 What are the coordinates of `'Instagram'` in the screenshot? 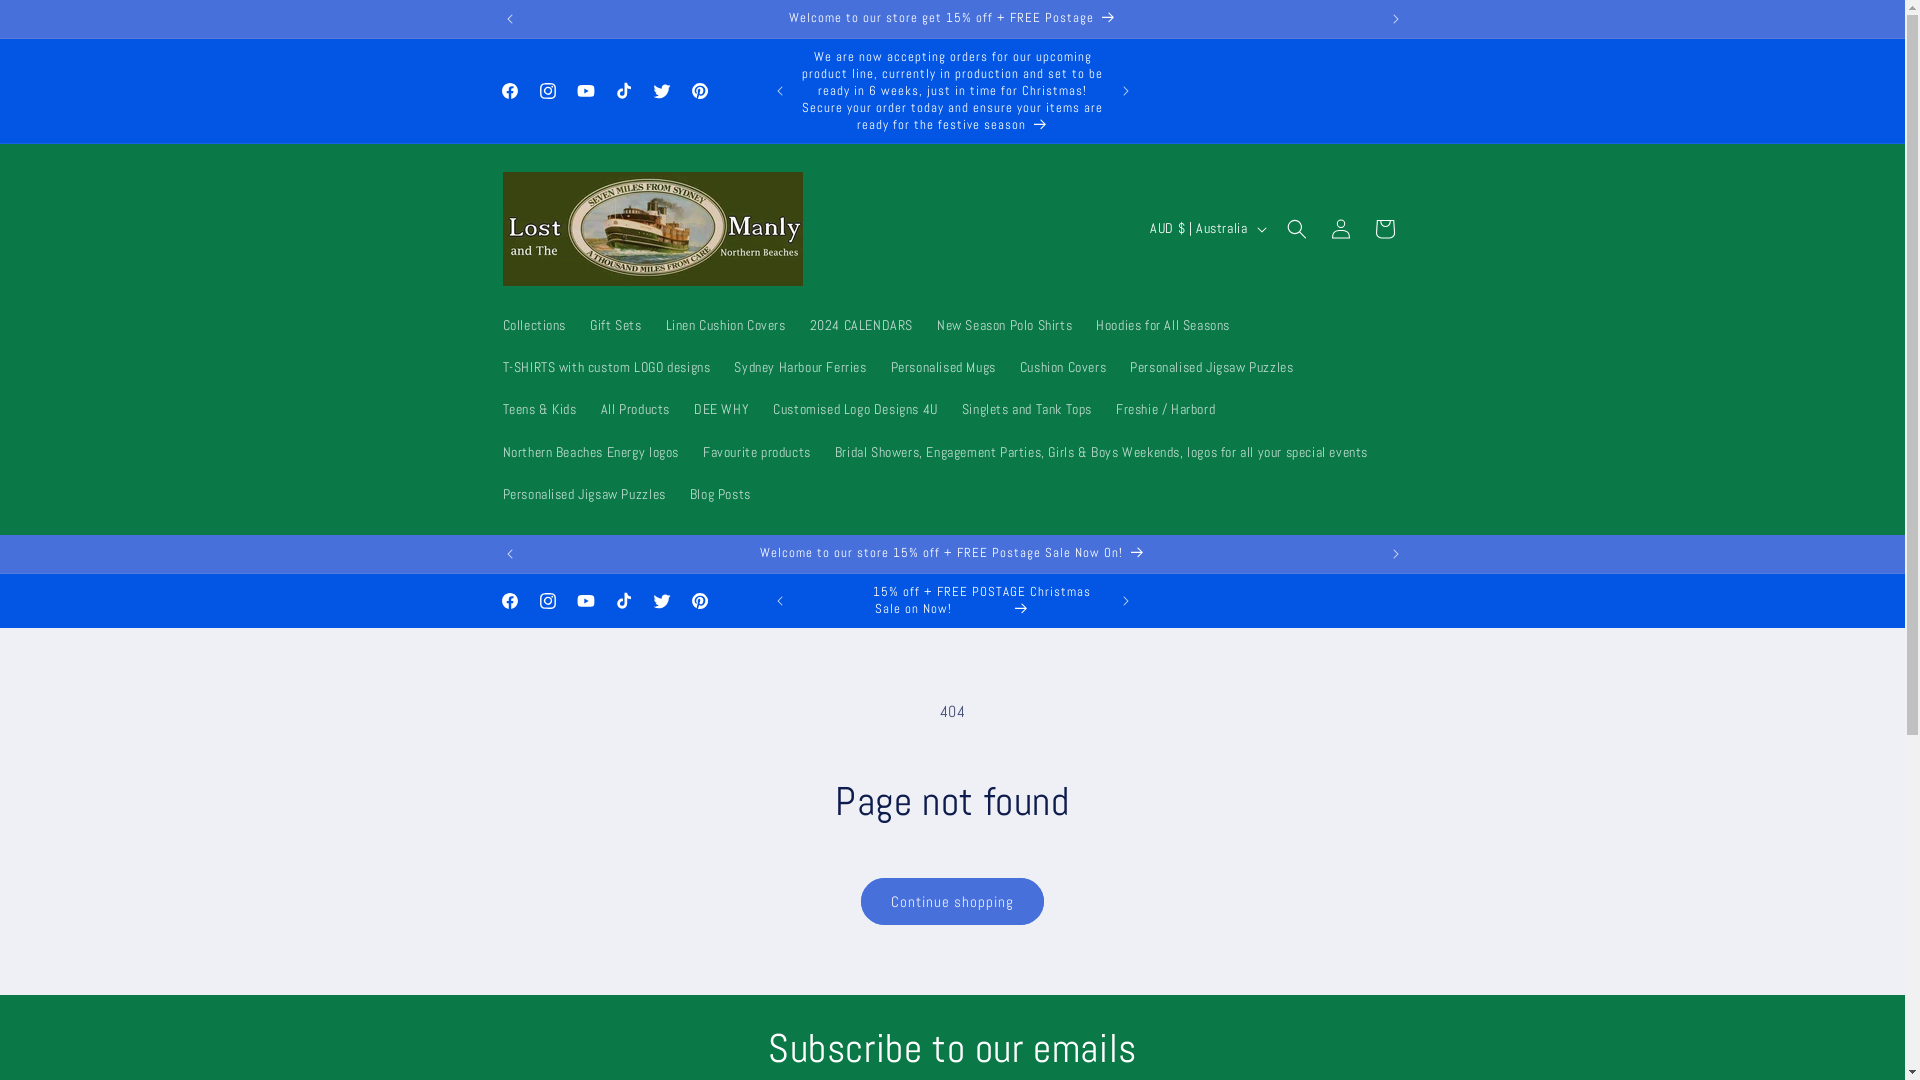 It's located at (547, 91).